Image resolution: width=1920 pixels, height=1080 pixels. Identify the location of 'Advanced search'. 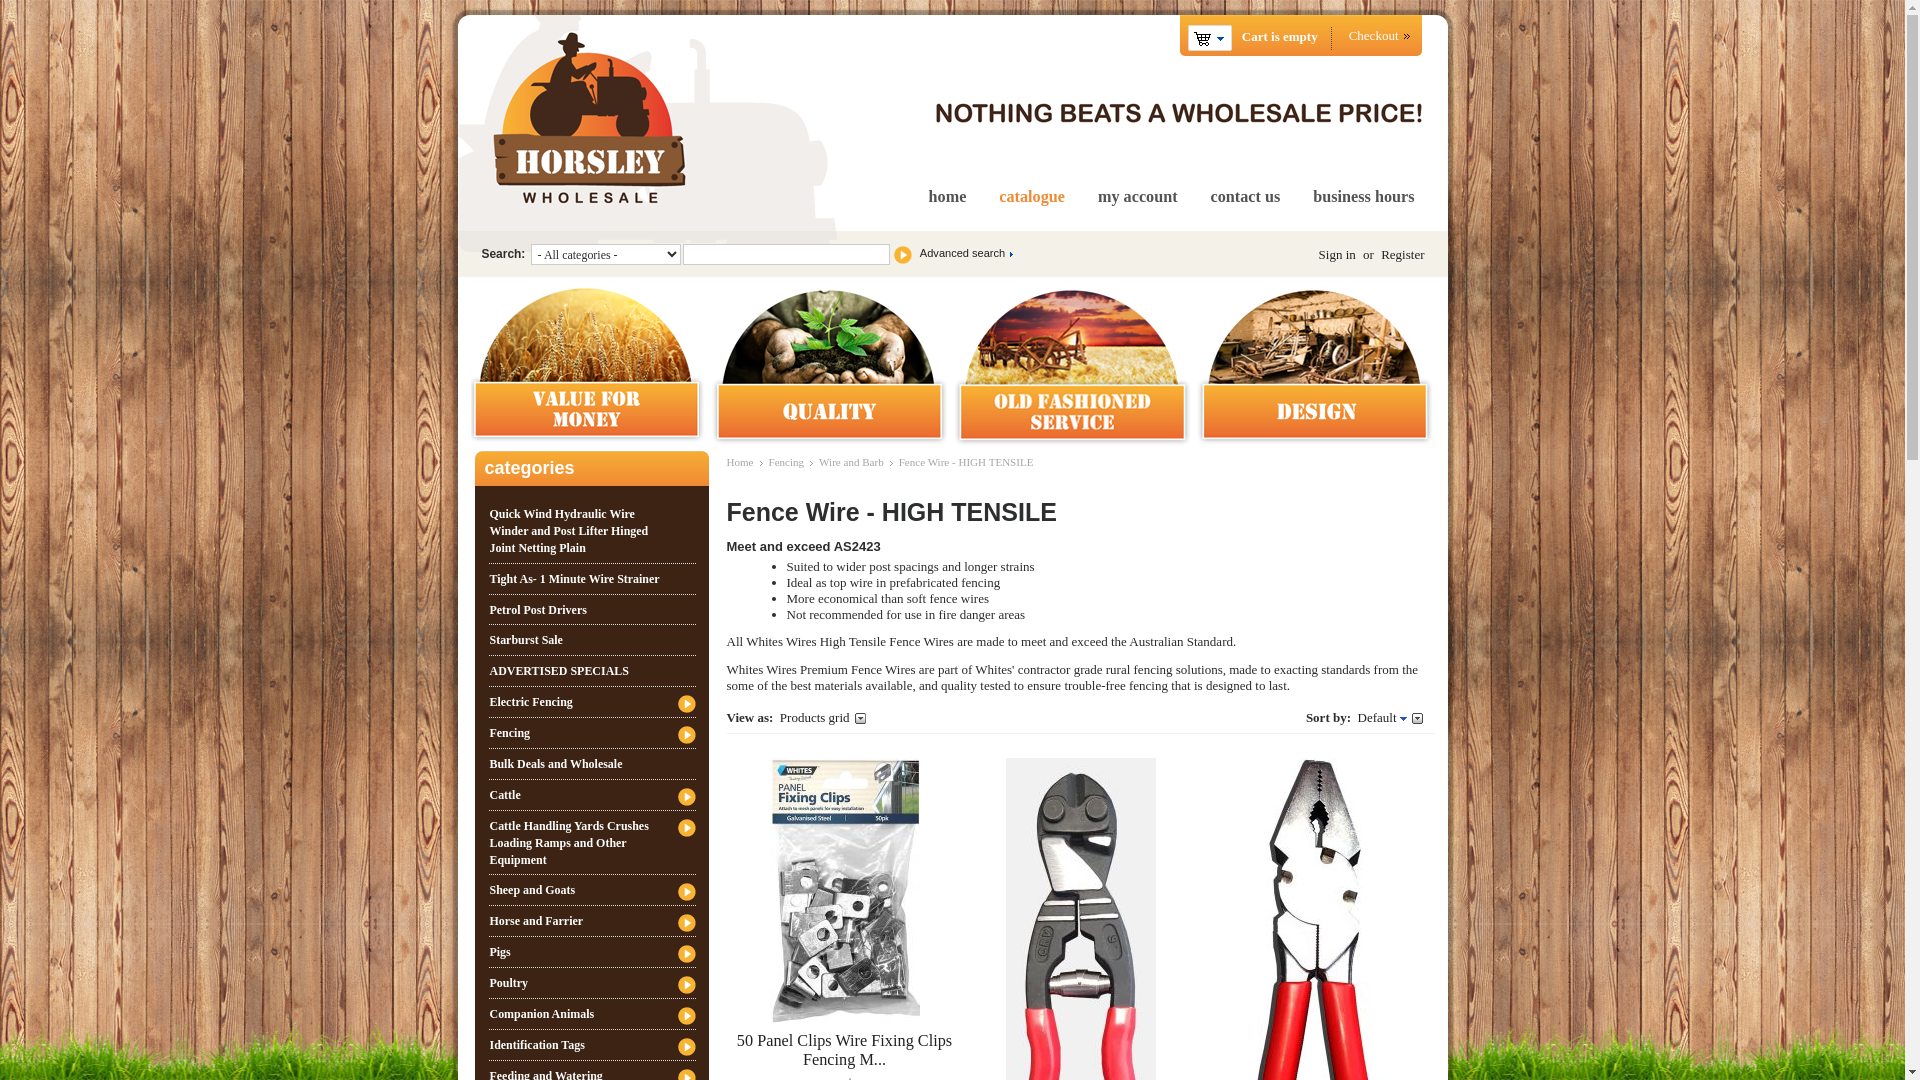
(964, 252).